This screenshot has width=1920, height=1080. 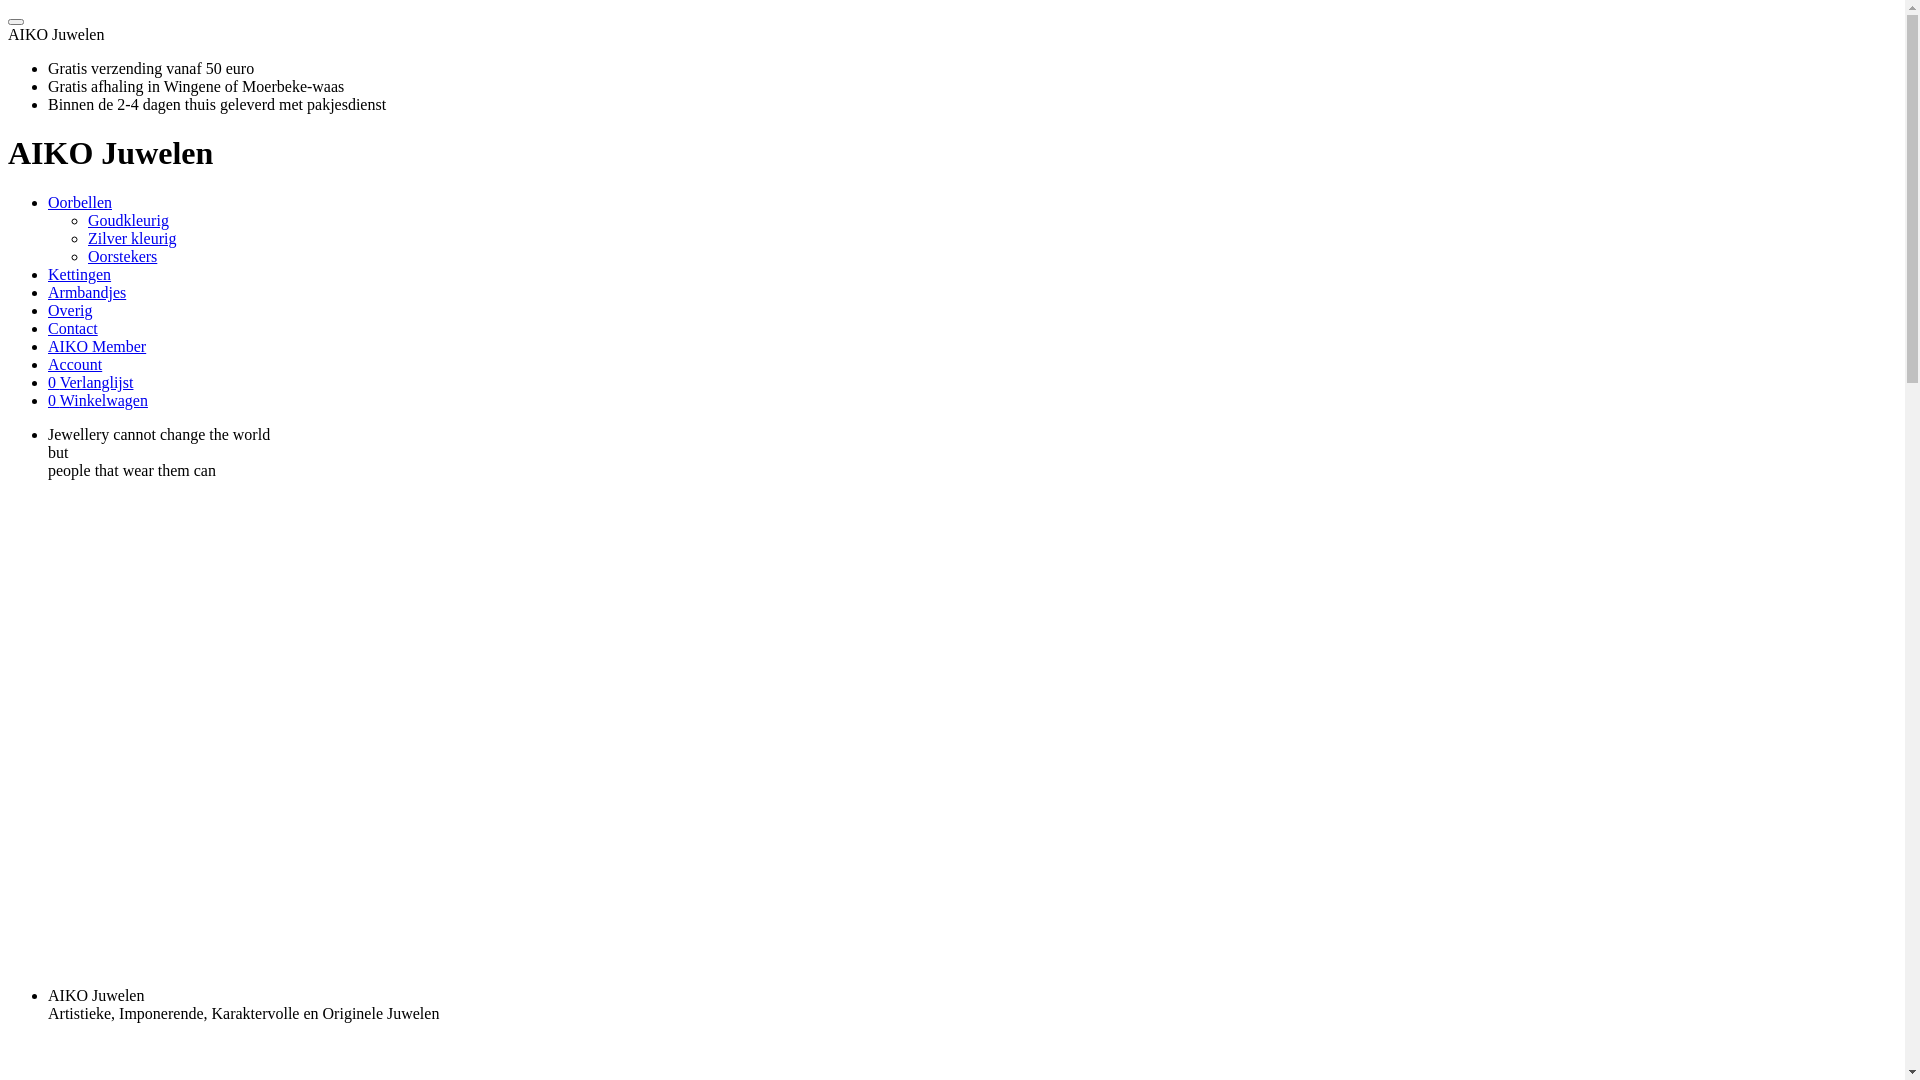 I want to click on 'AIKO Member', so click(x=48, y=345).